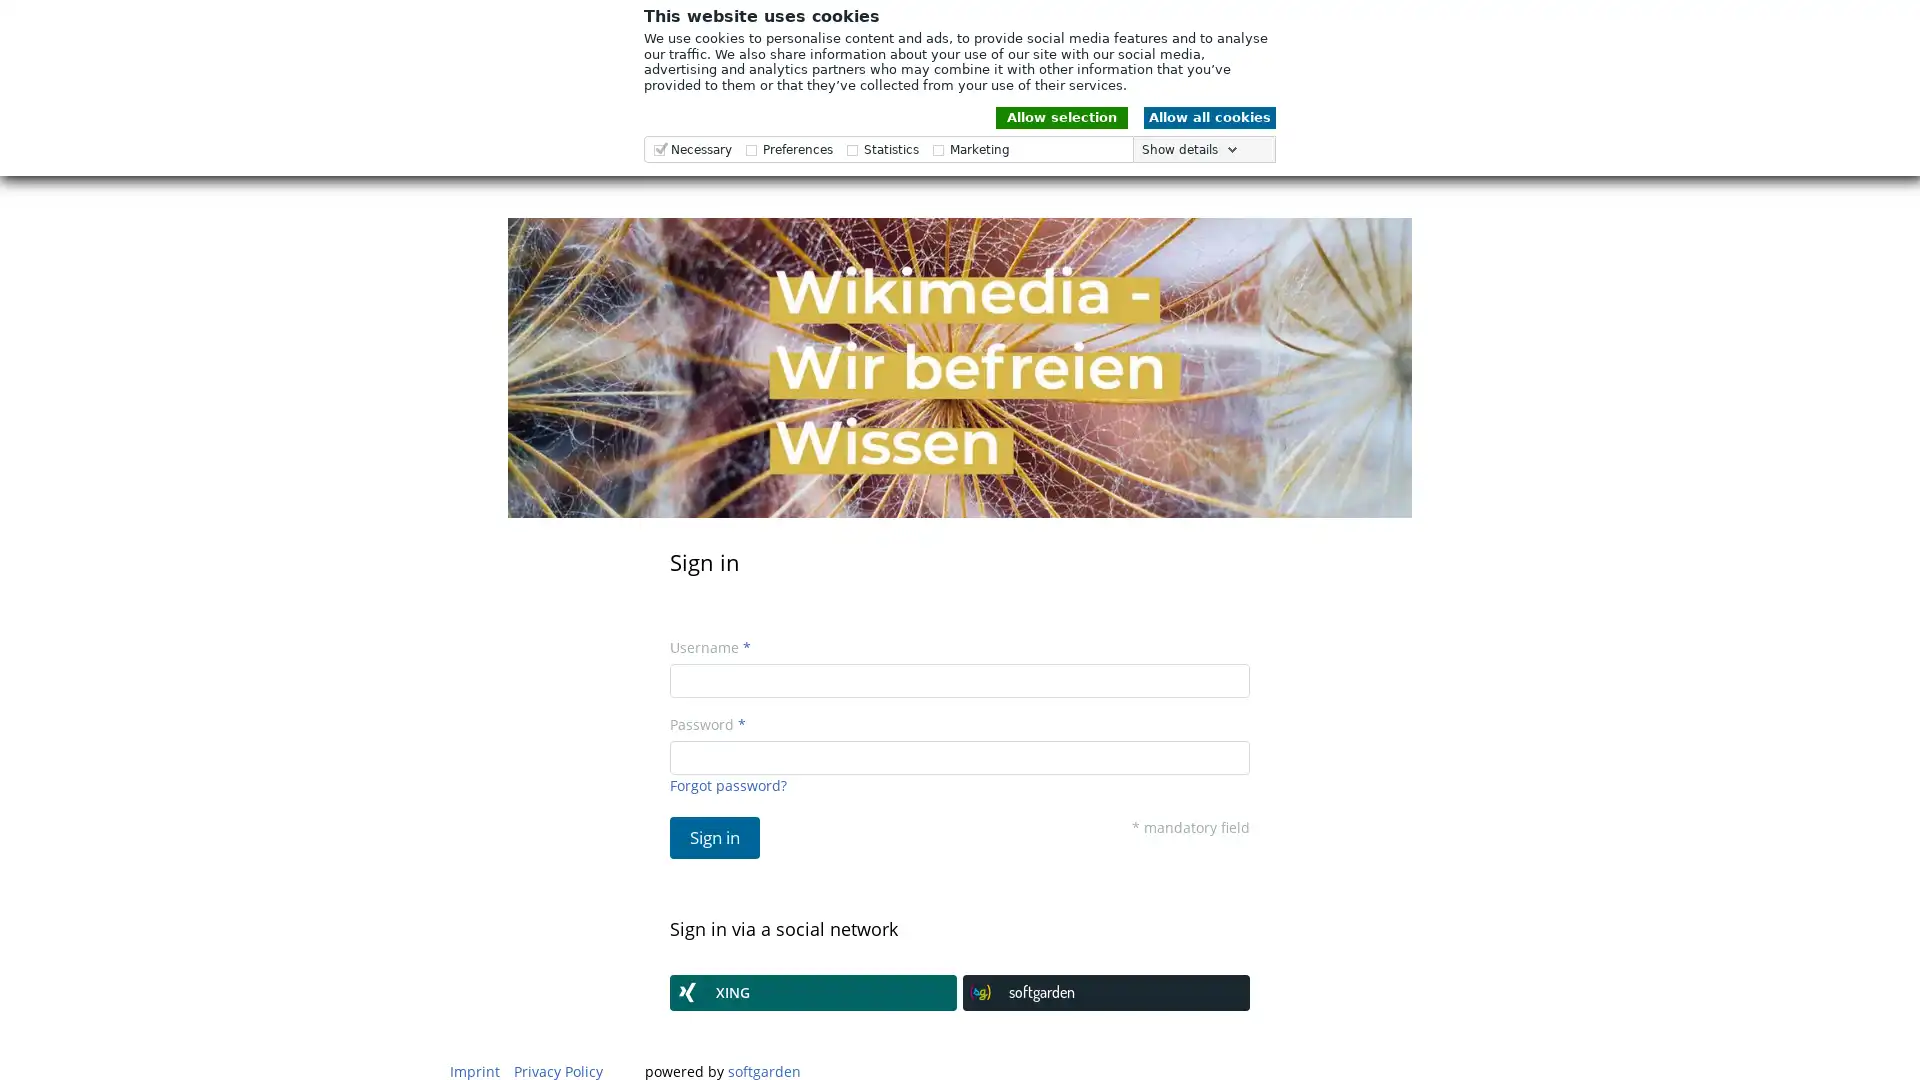 This screenshot has width=1920, height=1080. What do you see at coordinates (715, 837) in the screenshot?
I see `Sign in` at bounding box center [715, 837].